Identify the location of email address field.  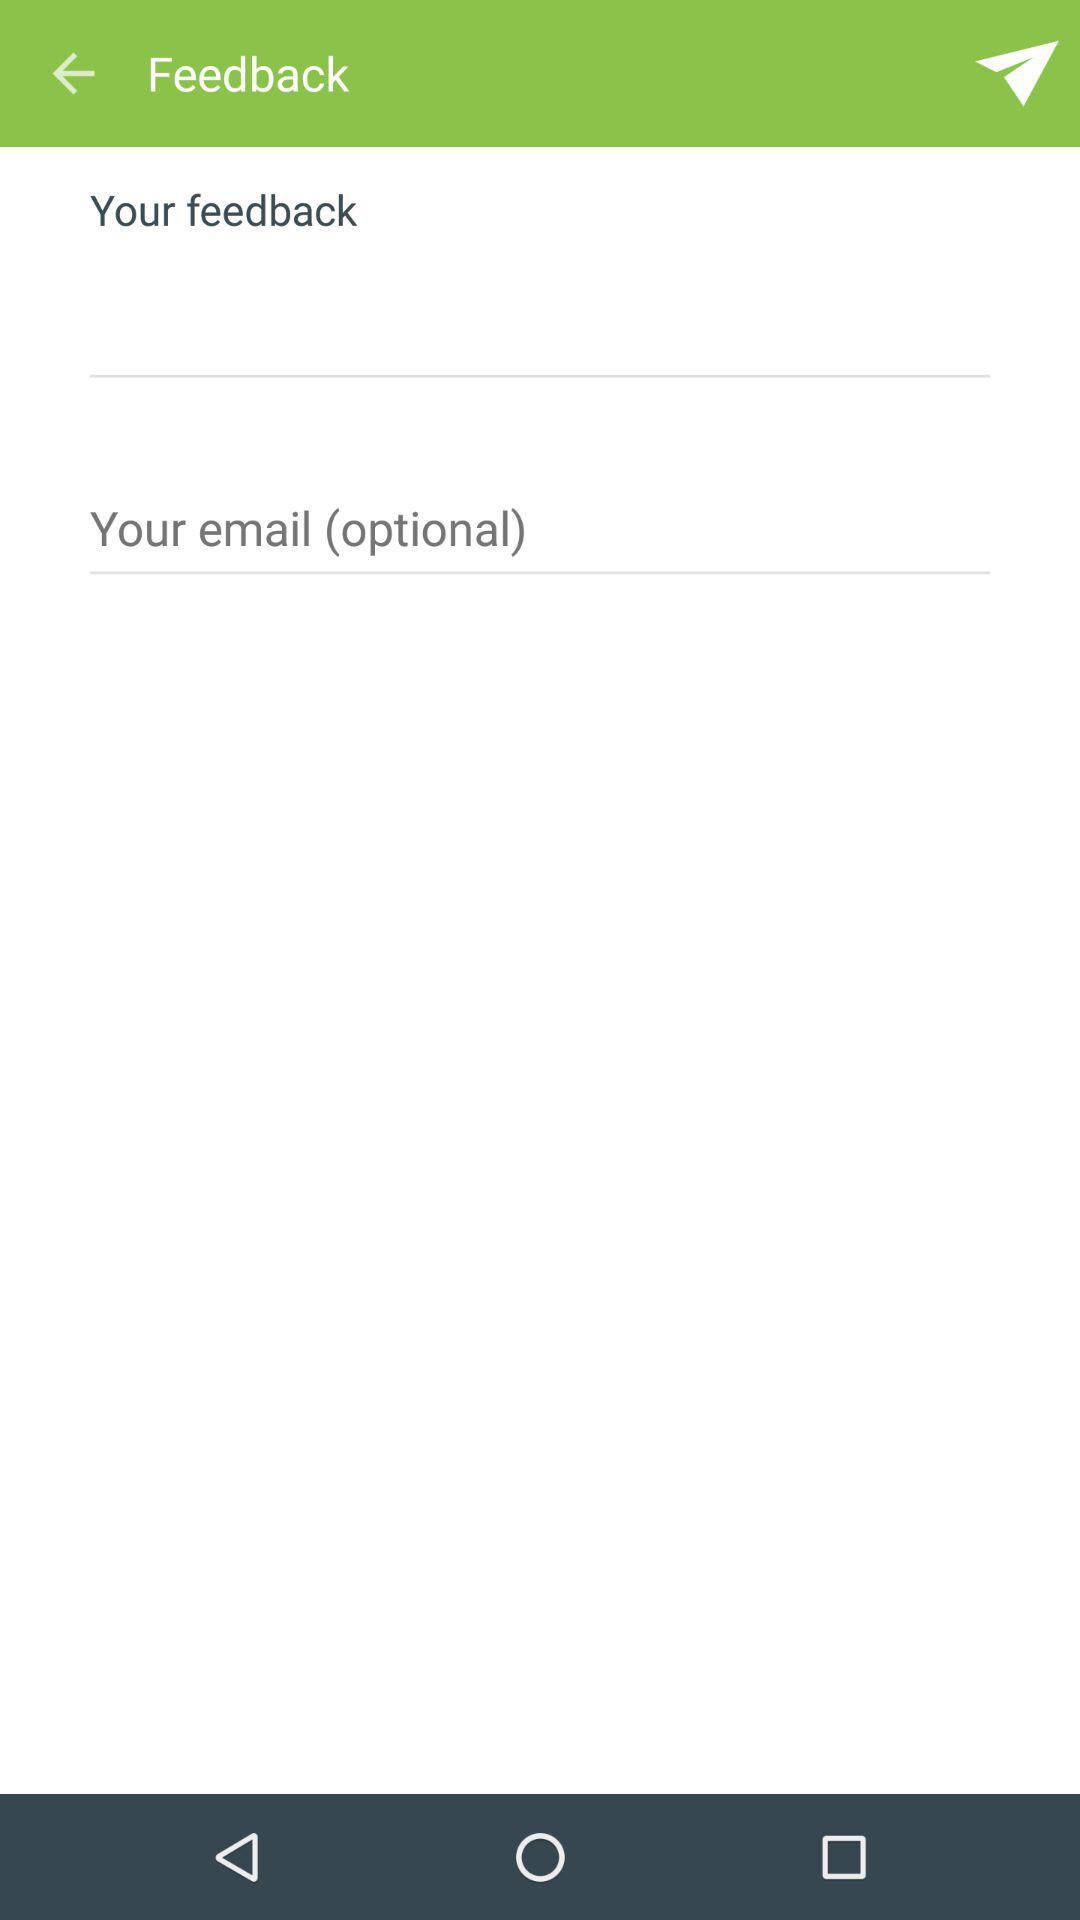
(540, 535).